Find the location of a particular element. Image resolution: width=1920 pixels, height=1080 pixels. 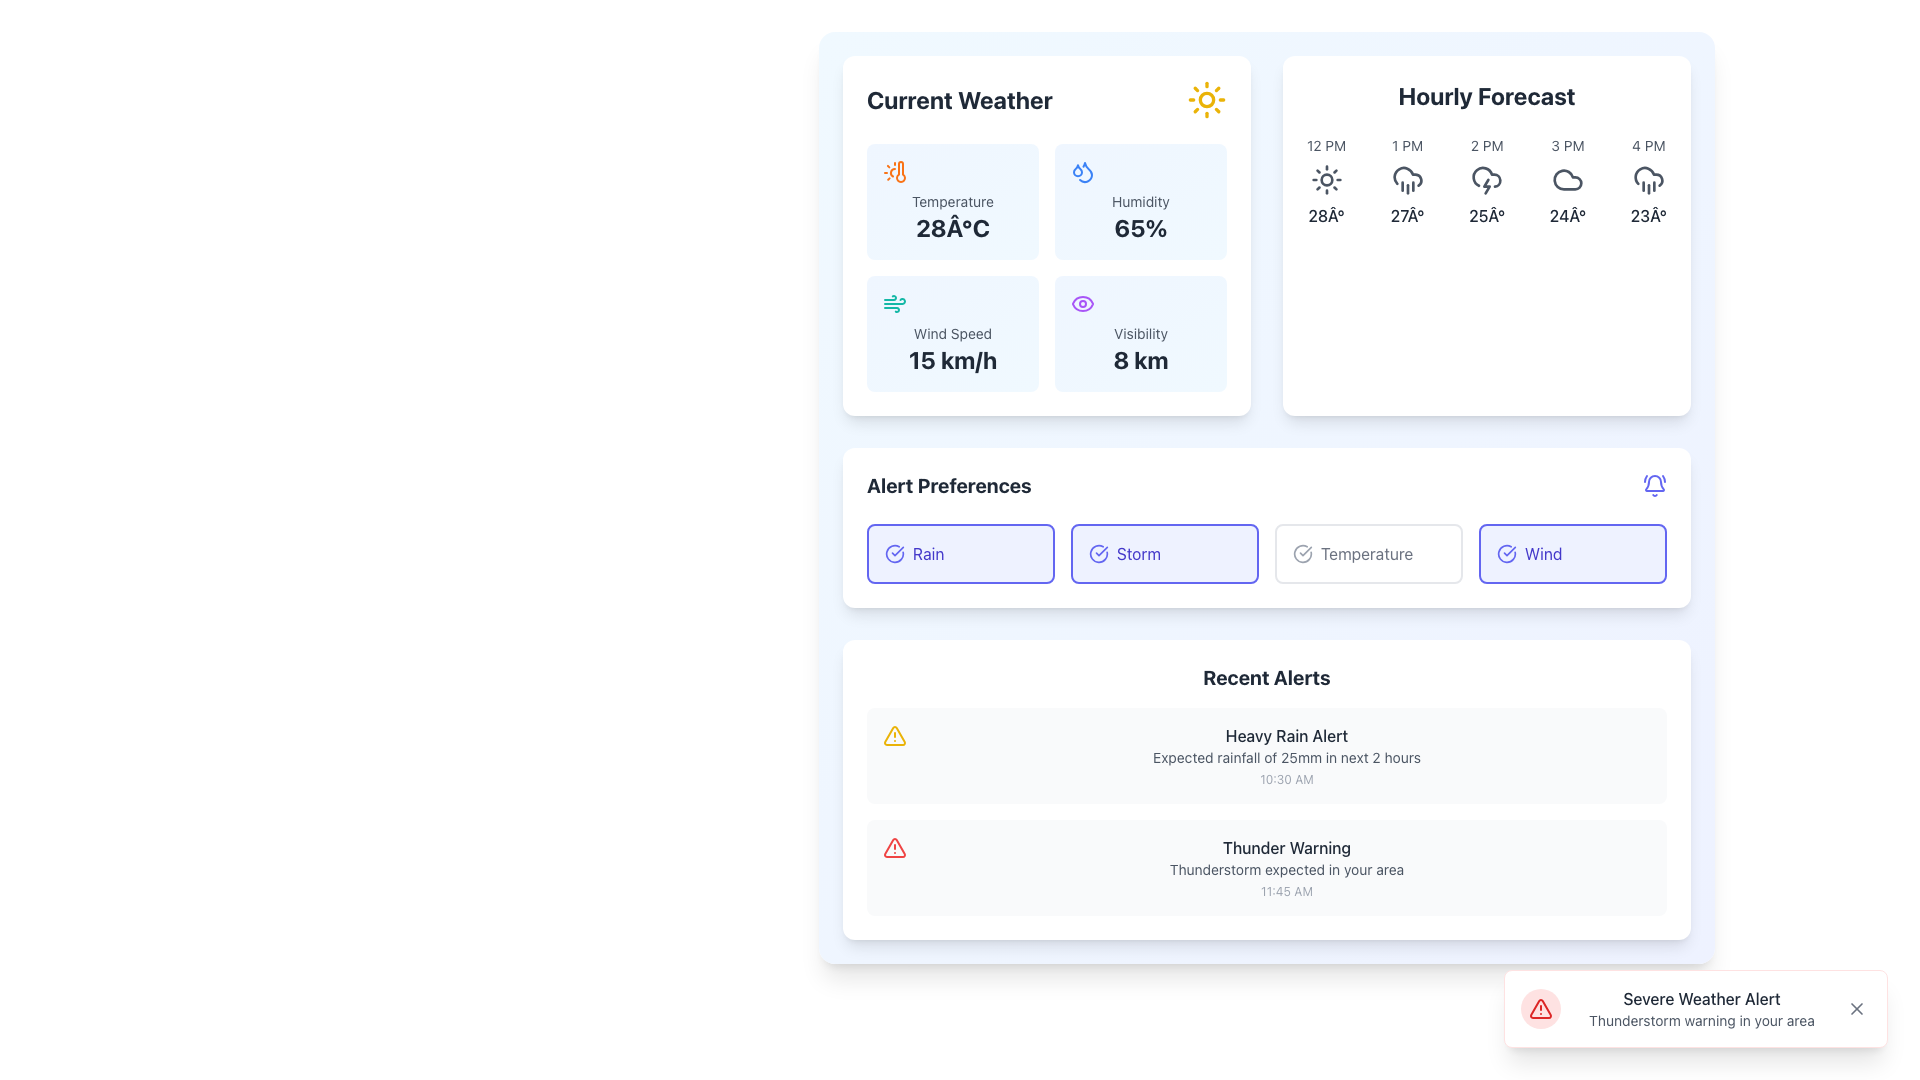

text label 'Hourly Forecast' located at the top center of the weather information card, which is styled in bold, large dark gray font is located at coordinates (1487, 96).